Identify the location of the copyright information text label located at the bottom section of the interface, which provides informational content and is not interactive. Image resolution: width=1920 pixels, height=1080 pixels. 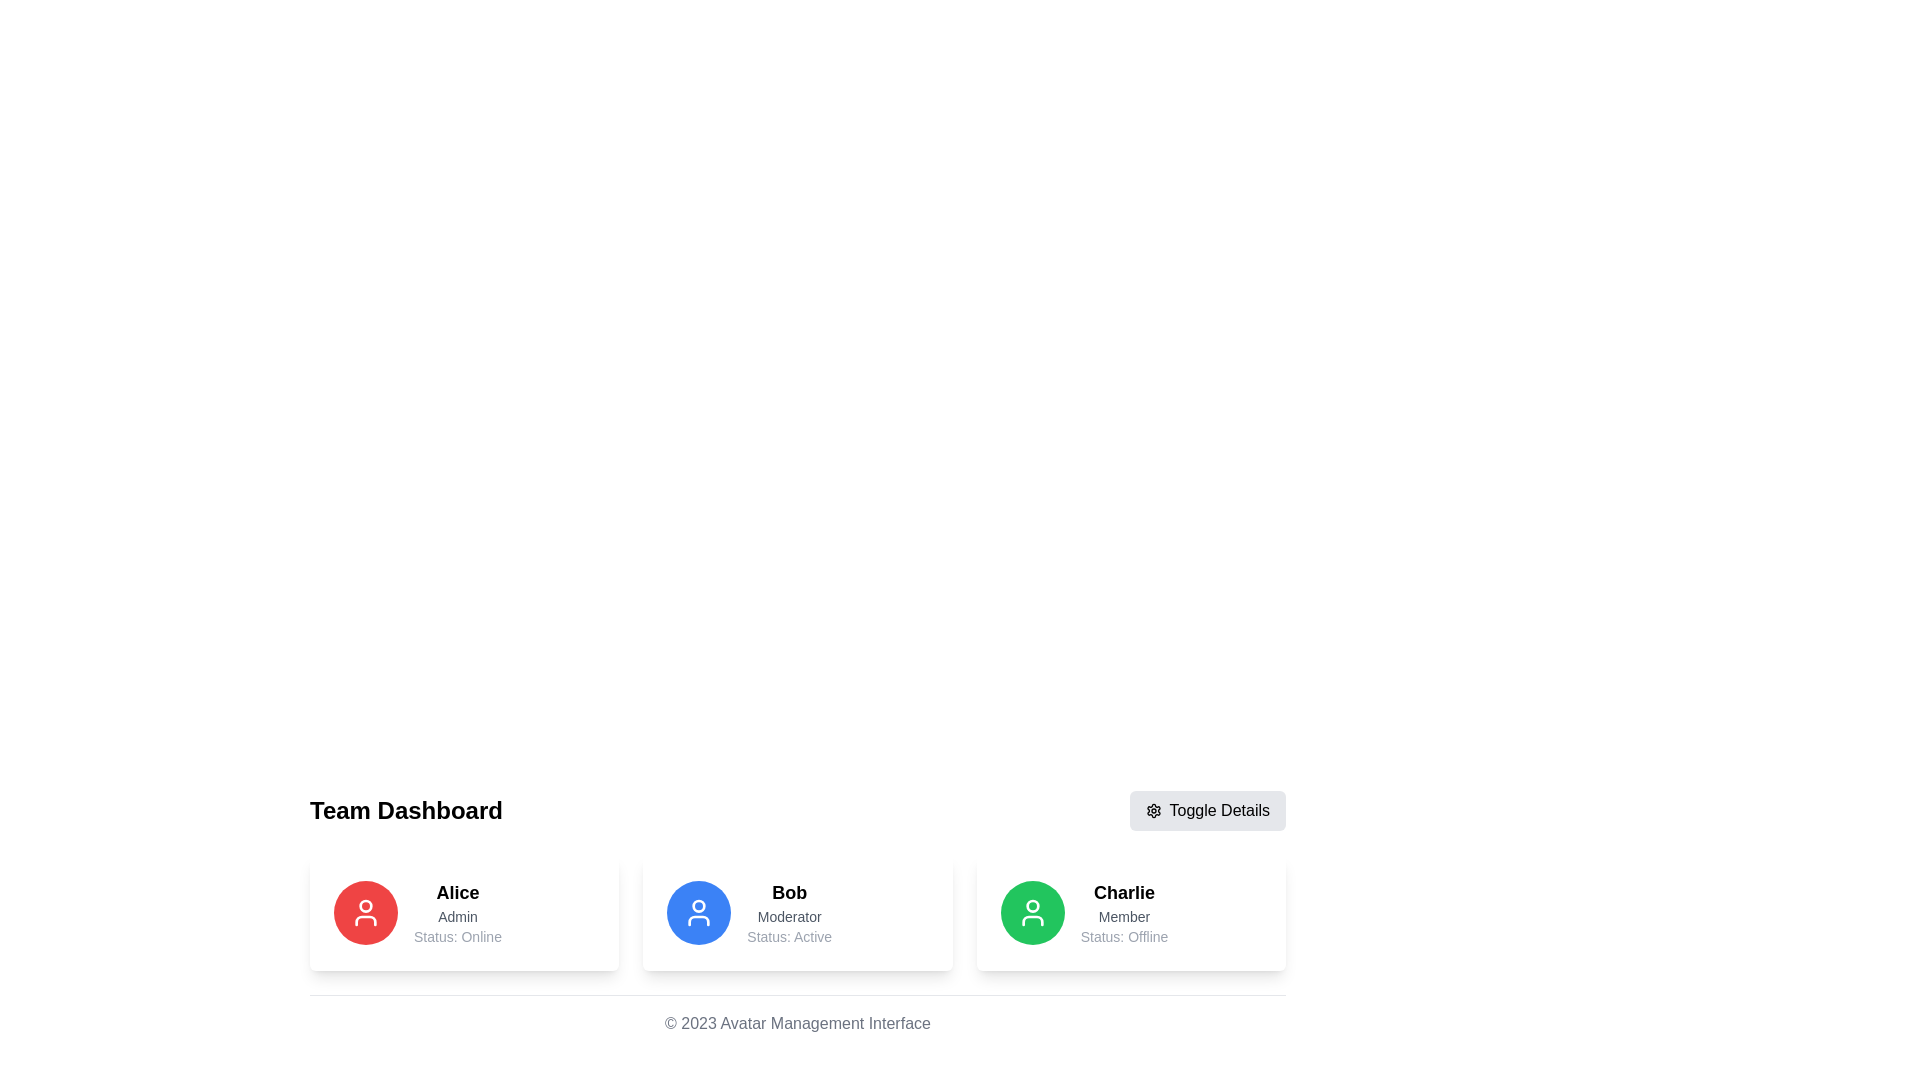
(796, 1023).